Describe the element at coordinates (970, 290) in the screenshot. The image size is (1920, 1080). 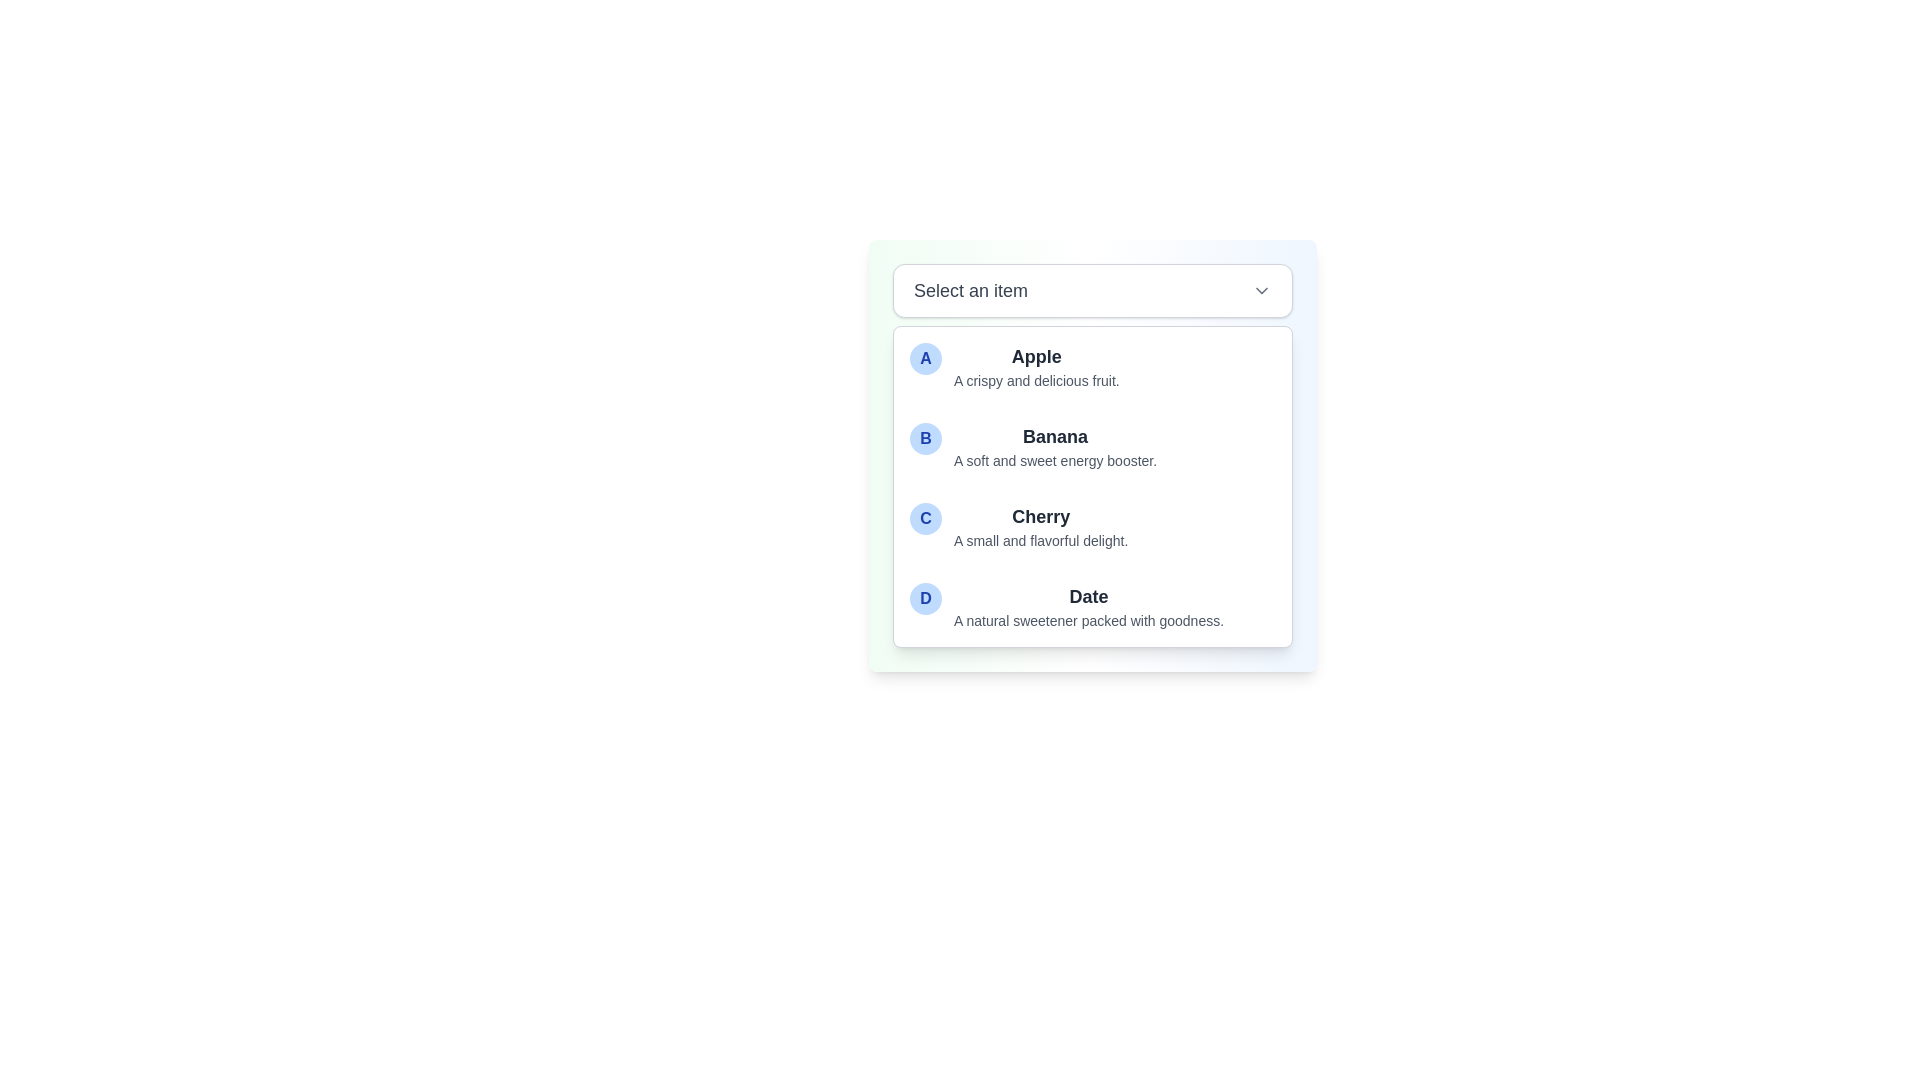
I see `the label indicating 'Select an item' which is positioned inside a white box at the top-left area, serving as a title for the surrounding dropdown component` at that location.